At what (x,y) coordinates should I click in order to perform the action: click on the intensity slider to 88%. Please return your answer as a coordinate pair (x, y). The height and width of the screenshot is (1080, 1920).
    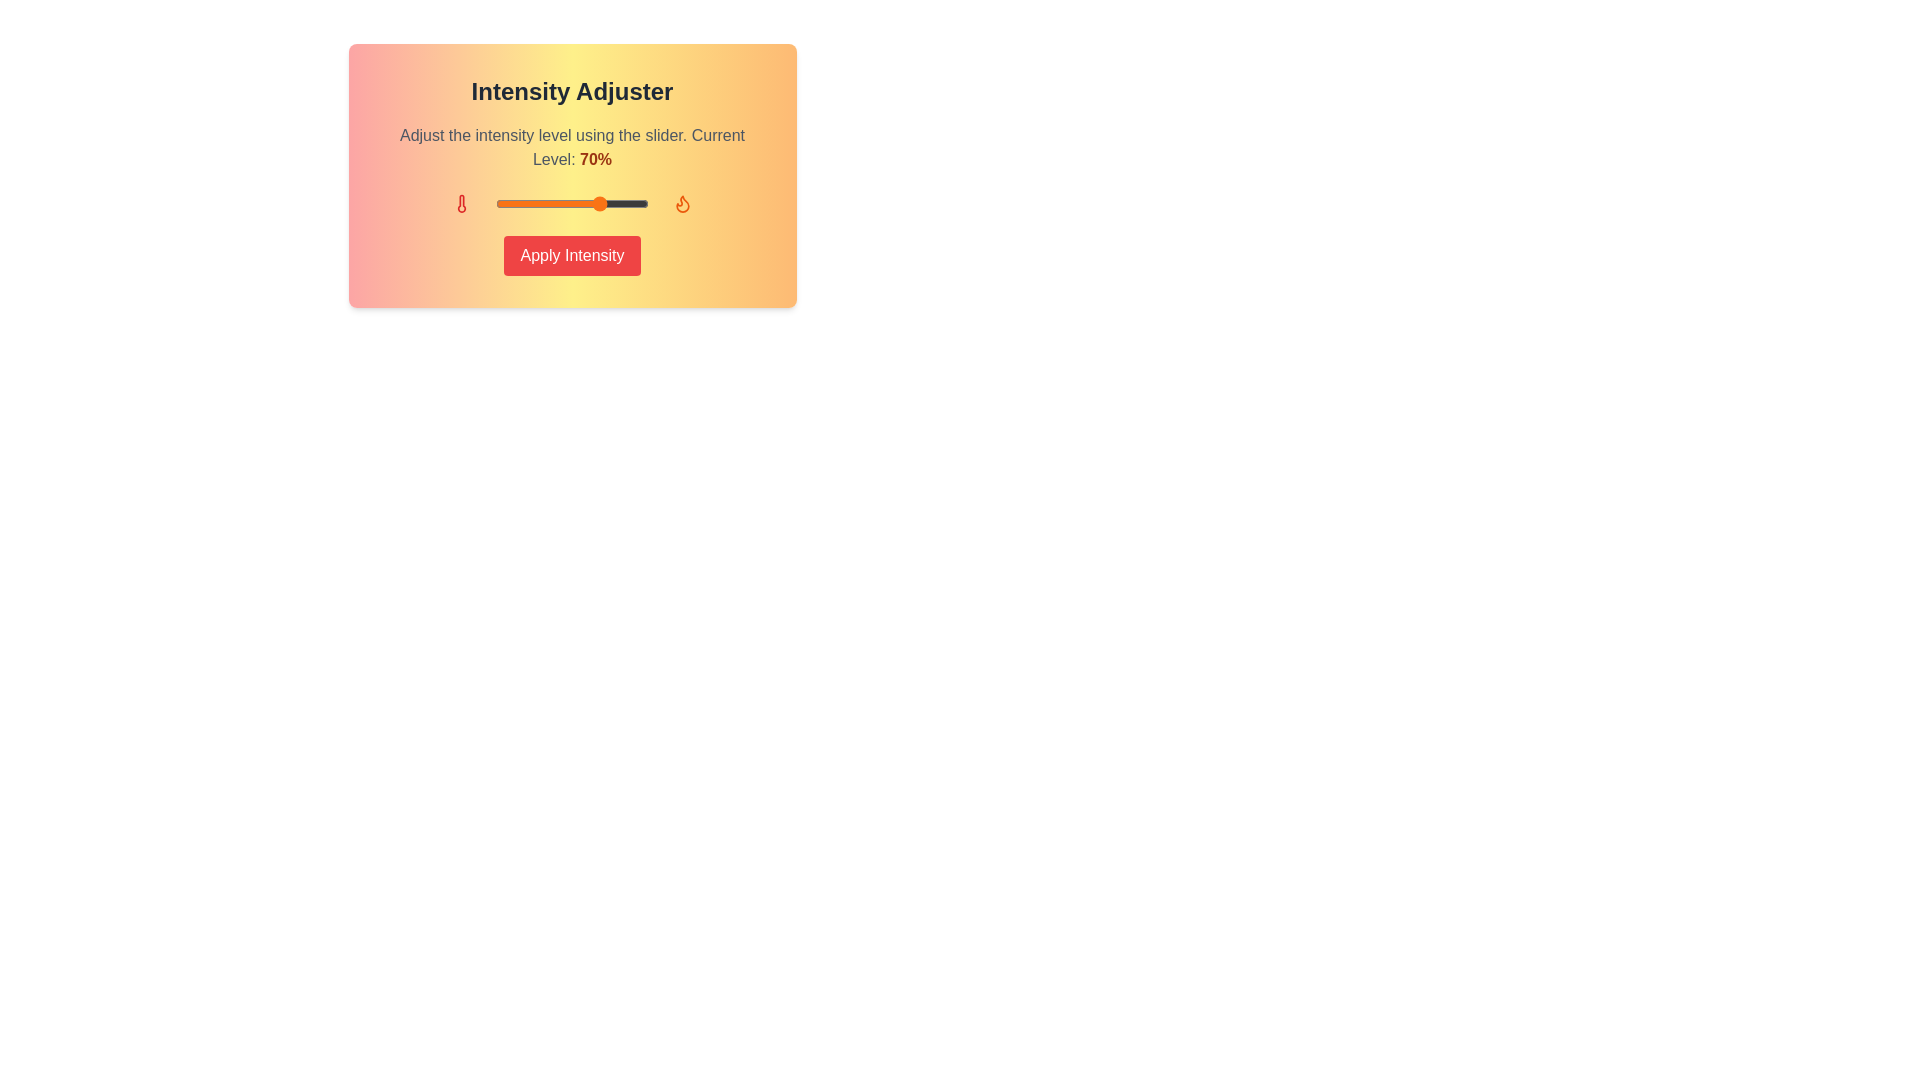
    Looking at the image, I should click on (629, 204).